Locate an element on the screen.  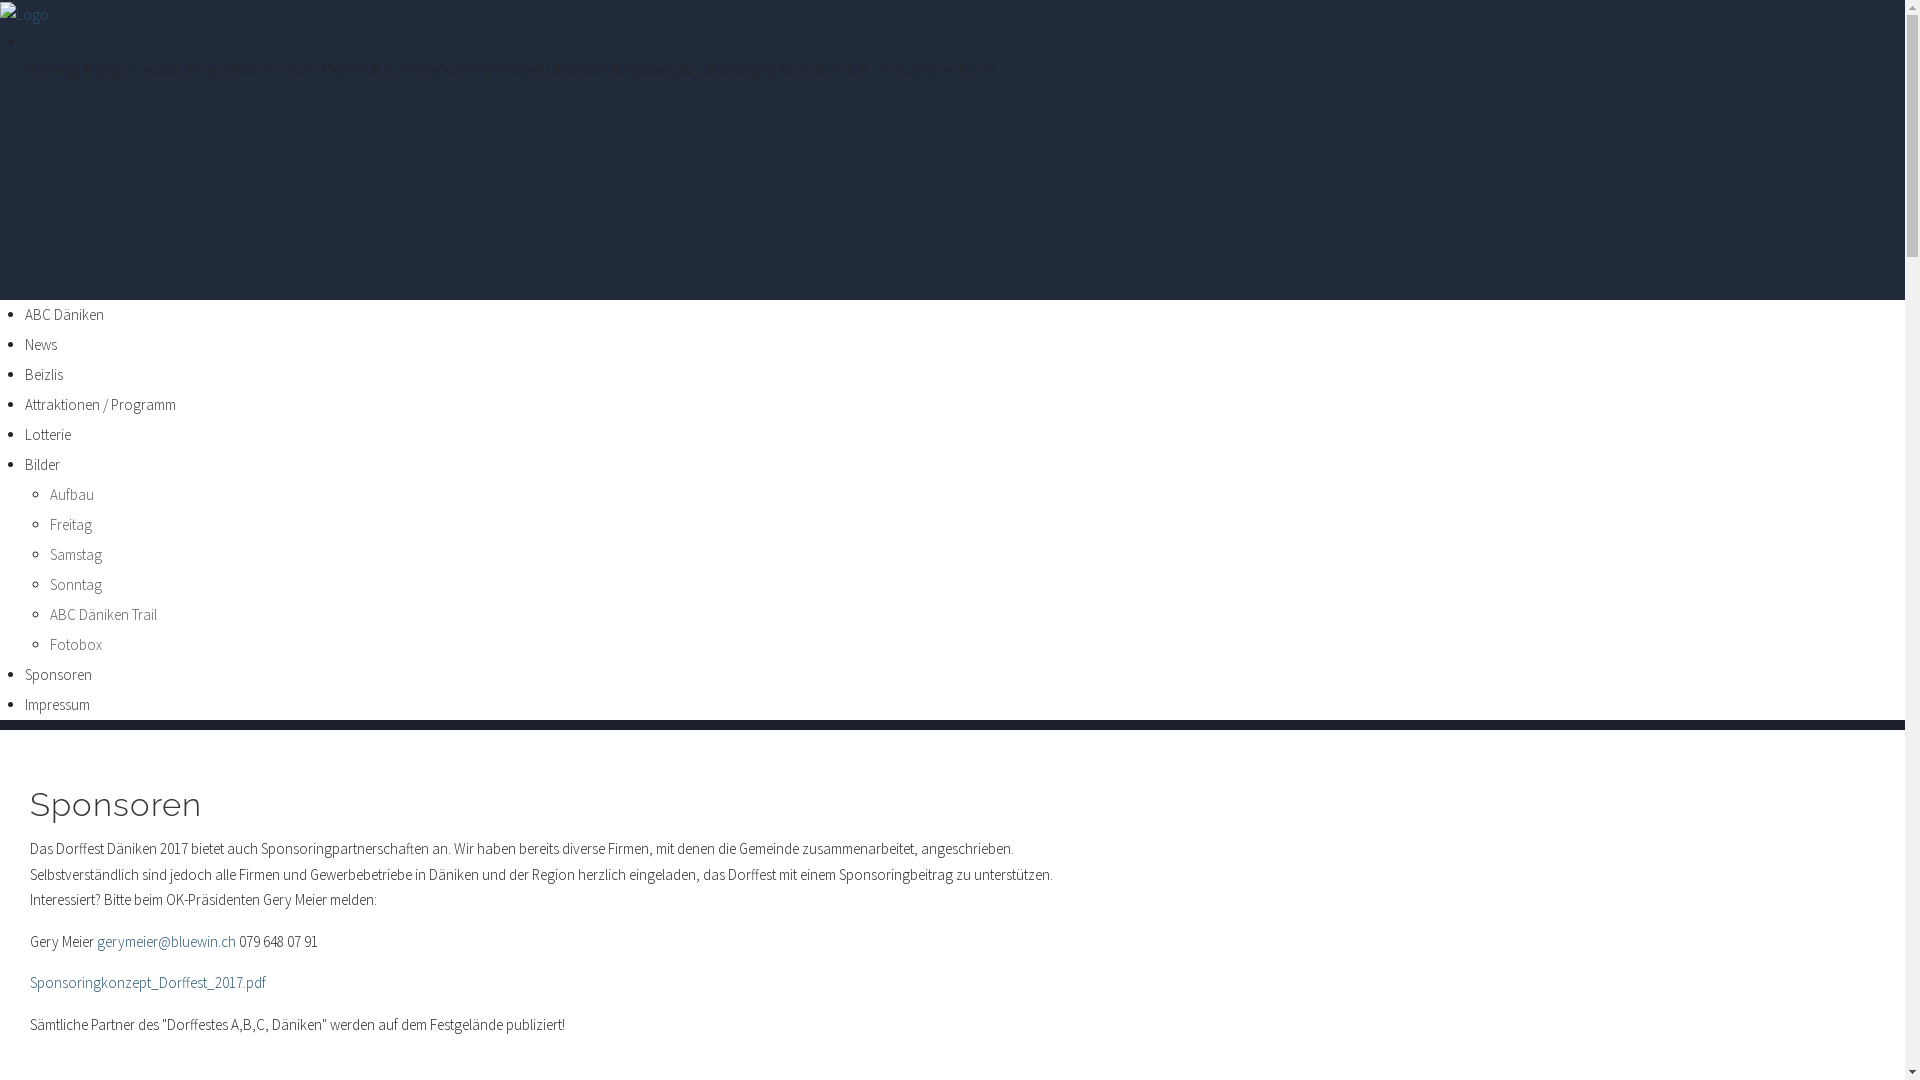
'Impressum' is located at coordinates (24, 703).